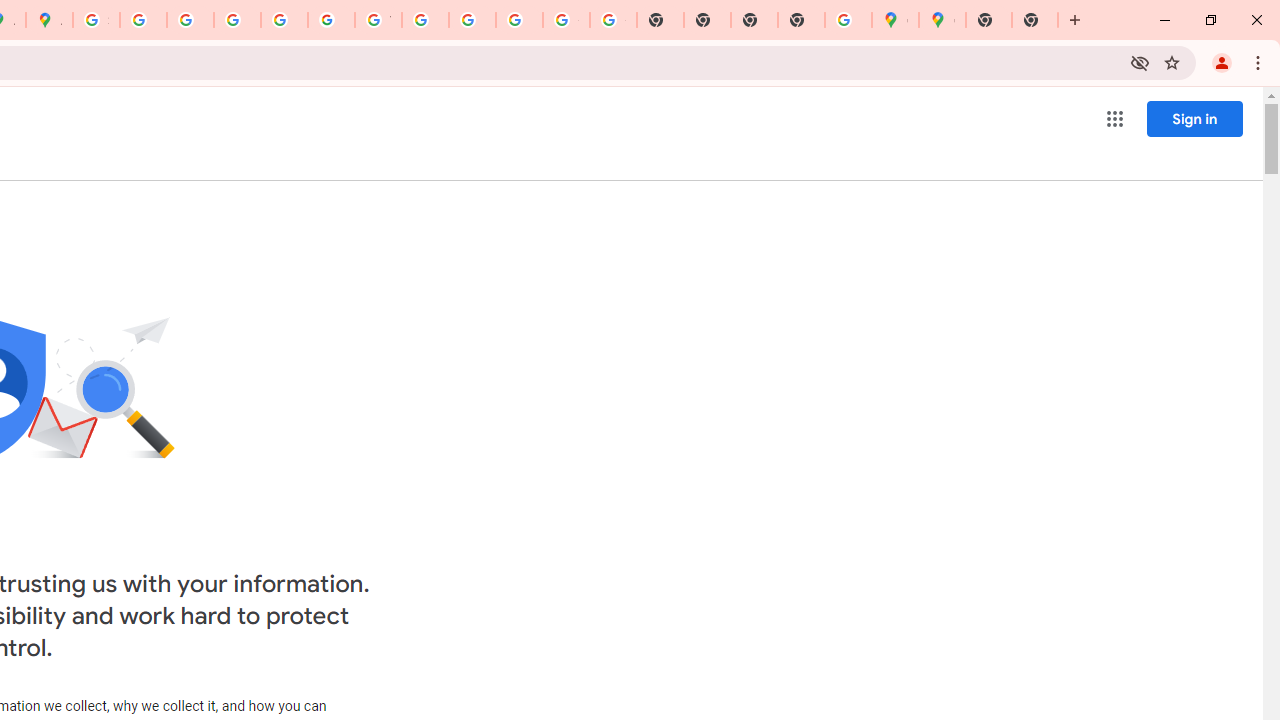 The width and height of the screenshot is (1280, 720). Describe the element at coordinates (1209, 20) in the screenshot. I see `'Restore'` at that location.